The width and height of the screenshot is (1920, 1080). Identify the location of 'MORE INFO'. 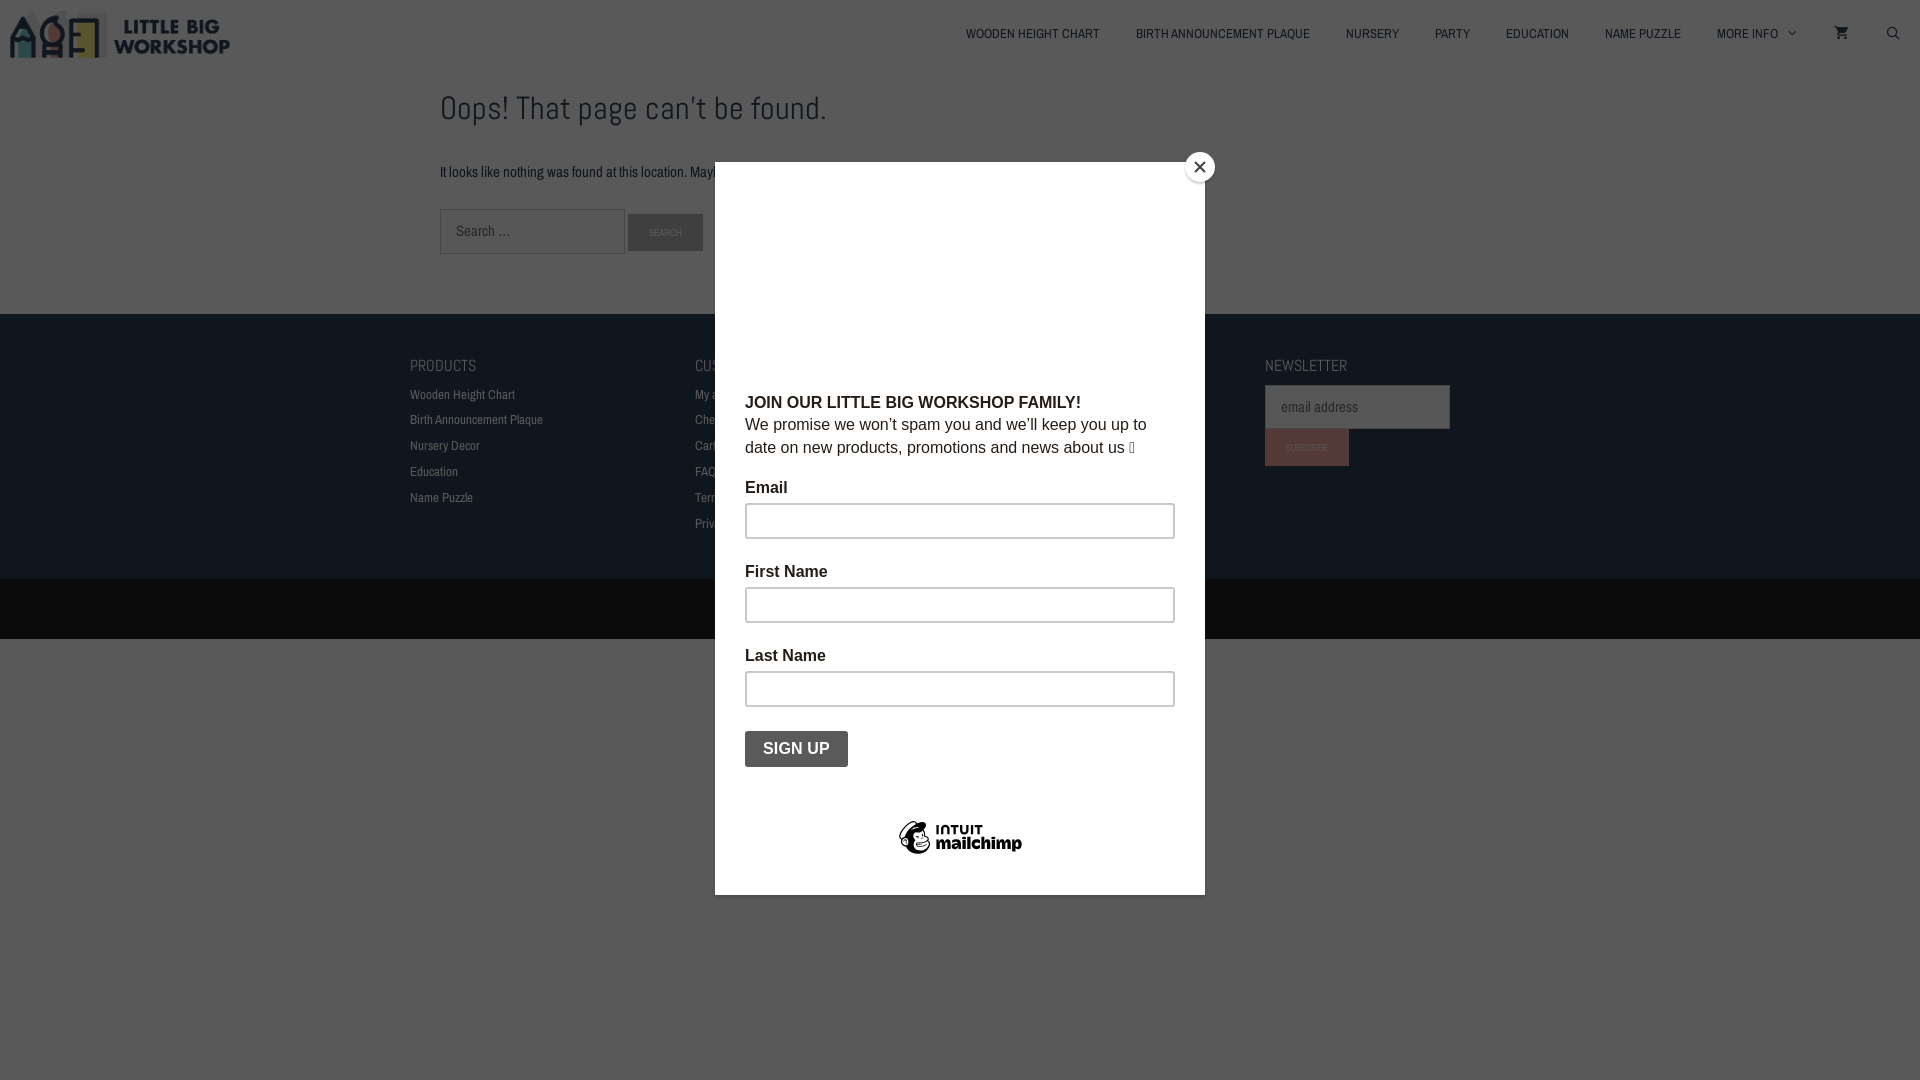
(1756, 34).